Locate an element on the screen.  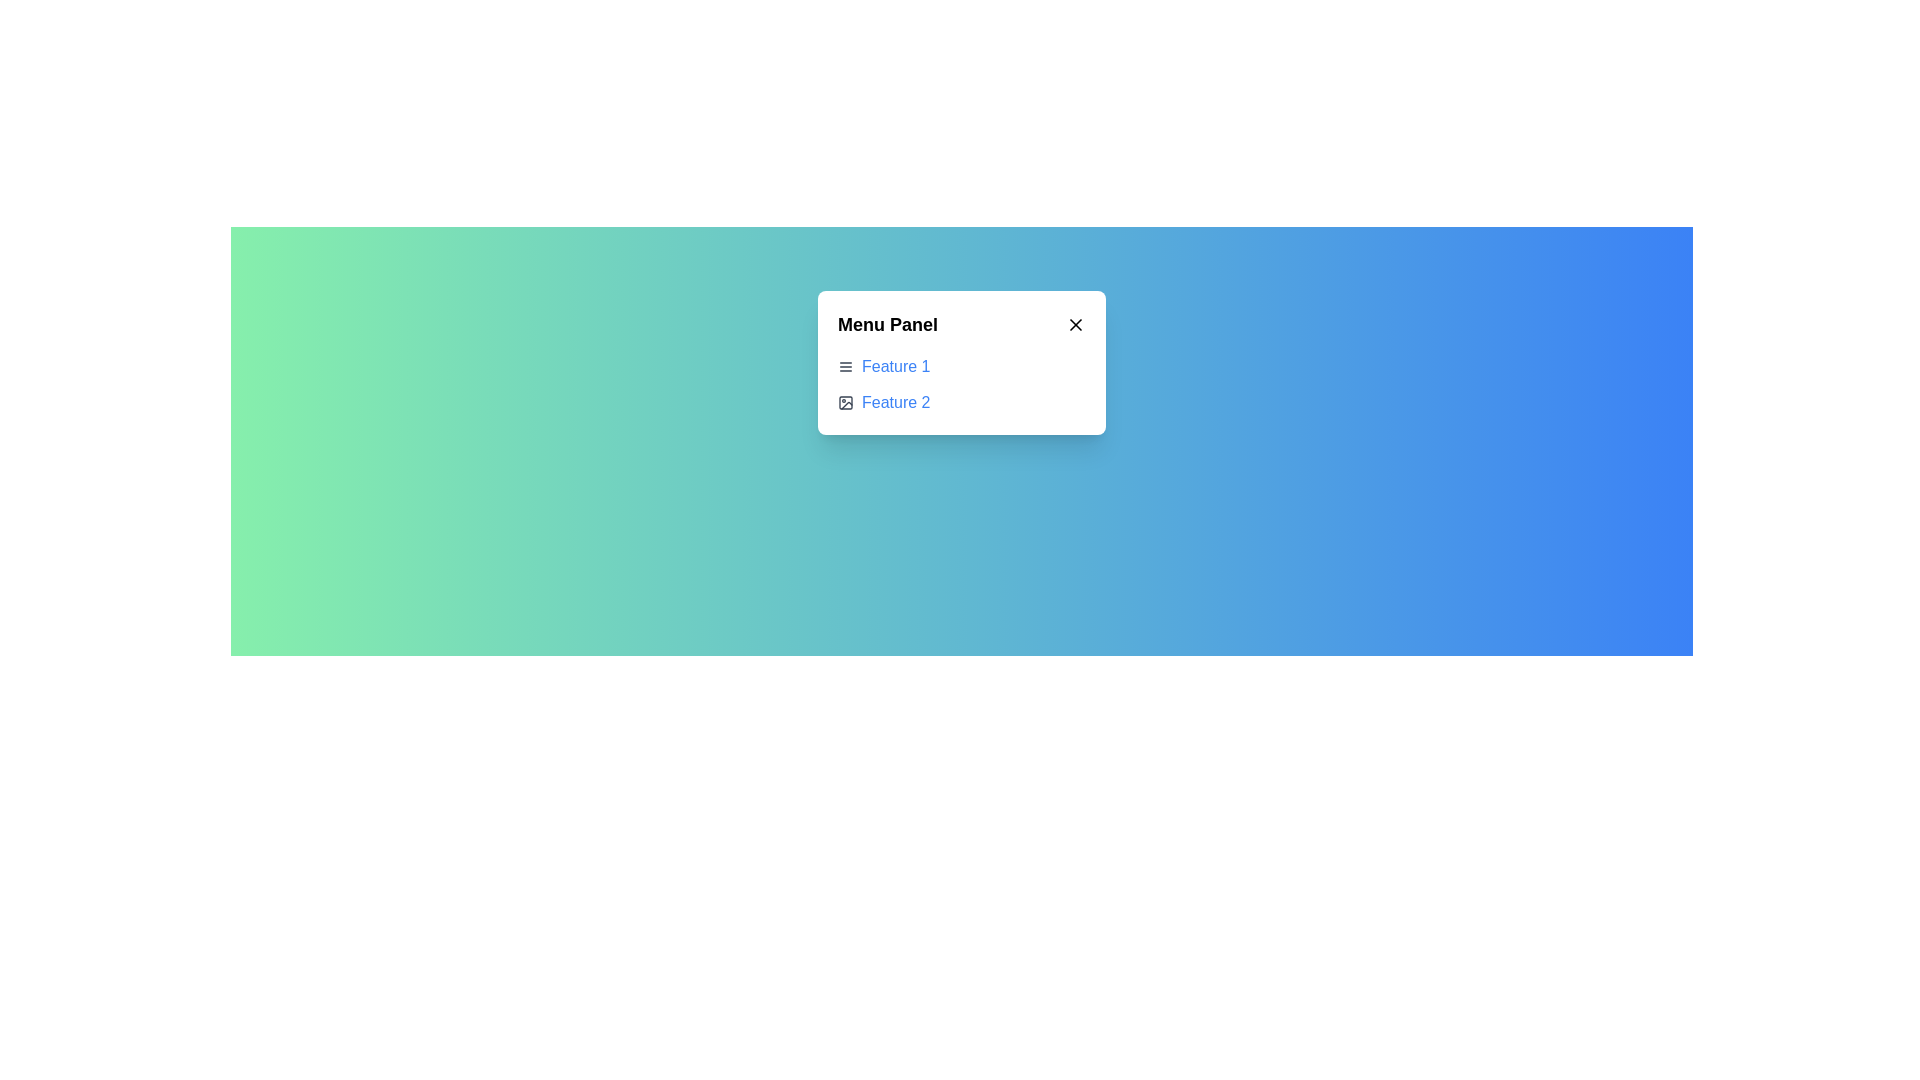
the hyperlink that navigates to the section labeled 'Feature 1', which is positioned below 'Menu Panel' and above 'Feature 2' in the modal panel is located at coordinates (895, 366).